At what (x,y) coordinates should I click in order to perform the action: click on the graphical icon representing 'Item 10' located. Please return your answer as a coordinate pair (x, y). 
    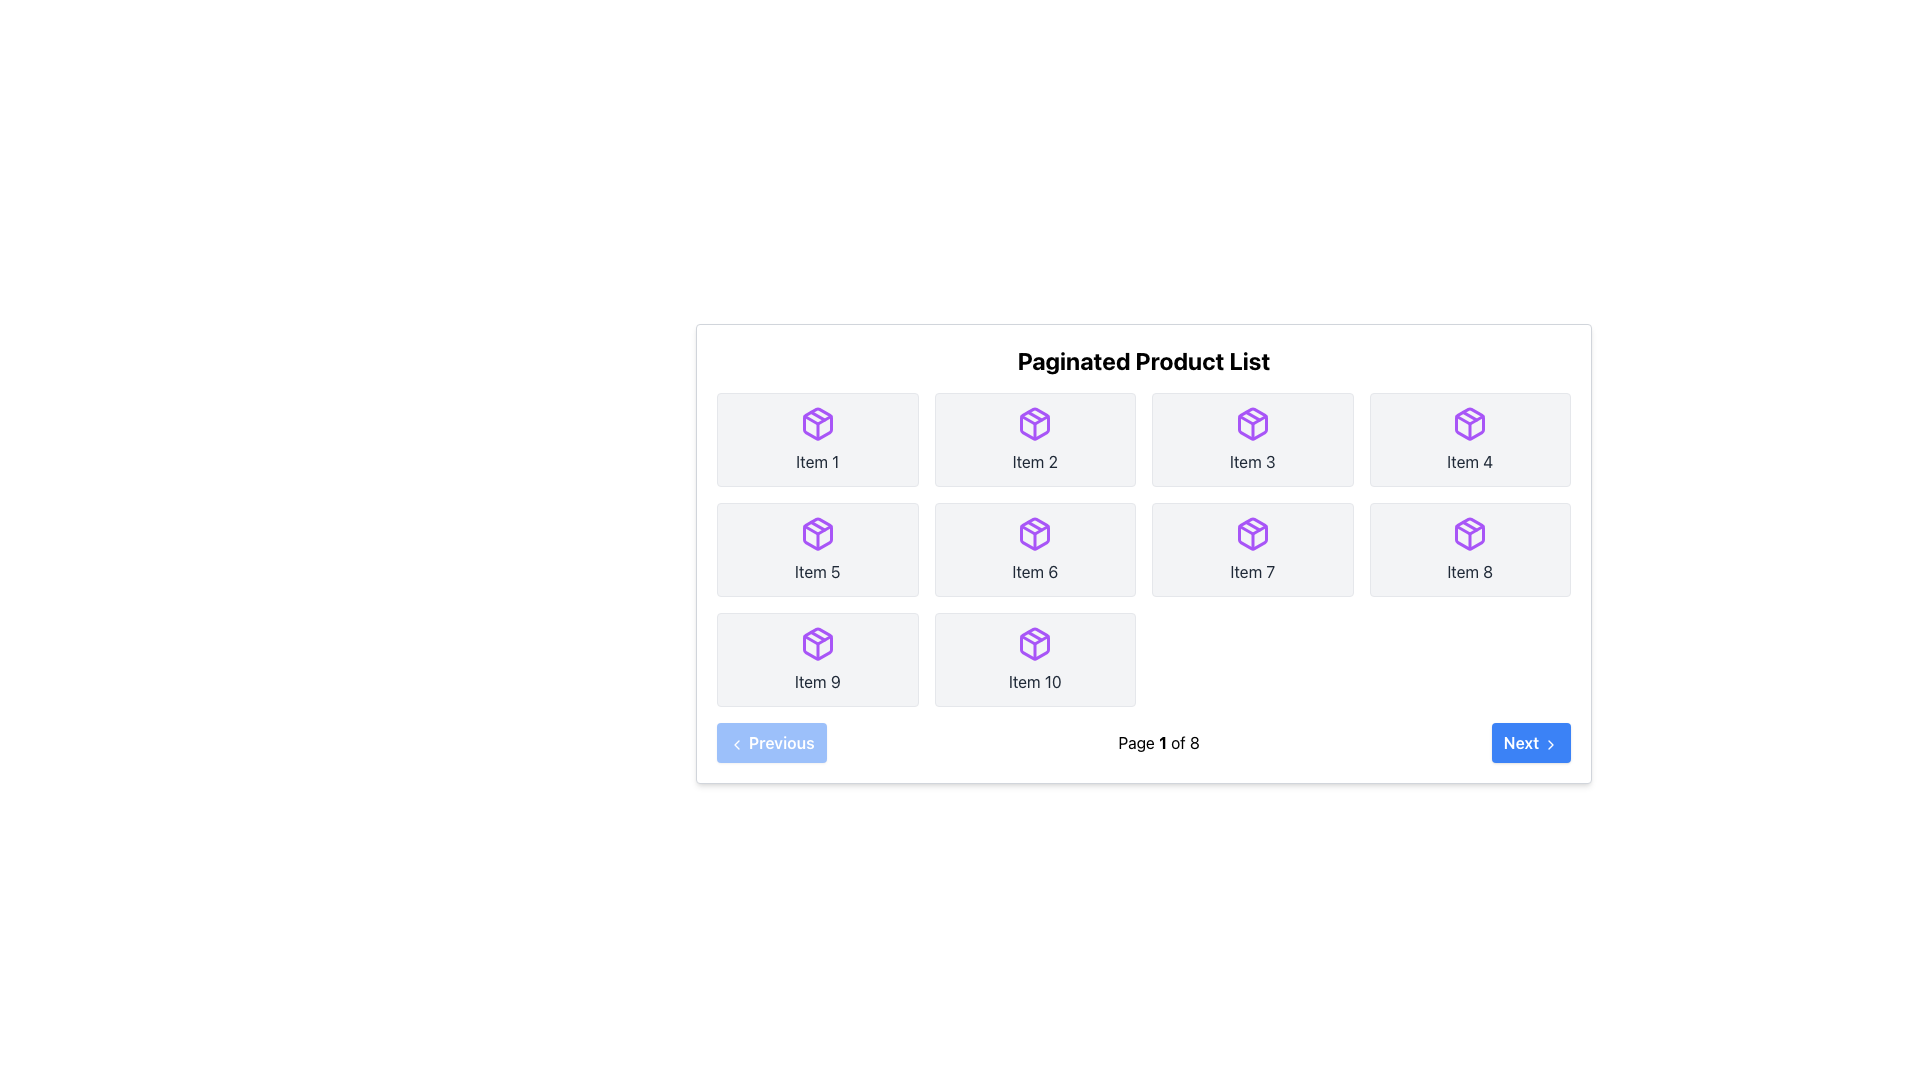
    Looking at the image, I should click on (1035, 644).